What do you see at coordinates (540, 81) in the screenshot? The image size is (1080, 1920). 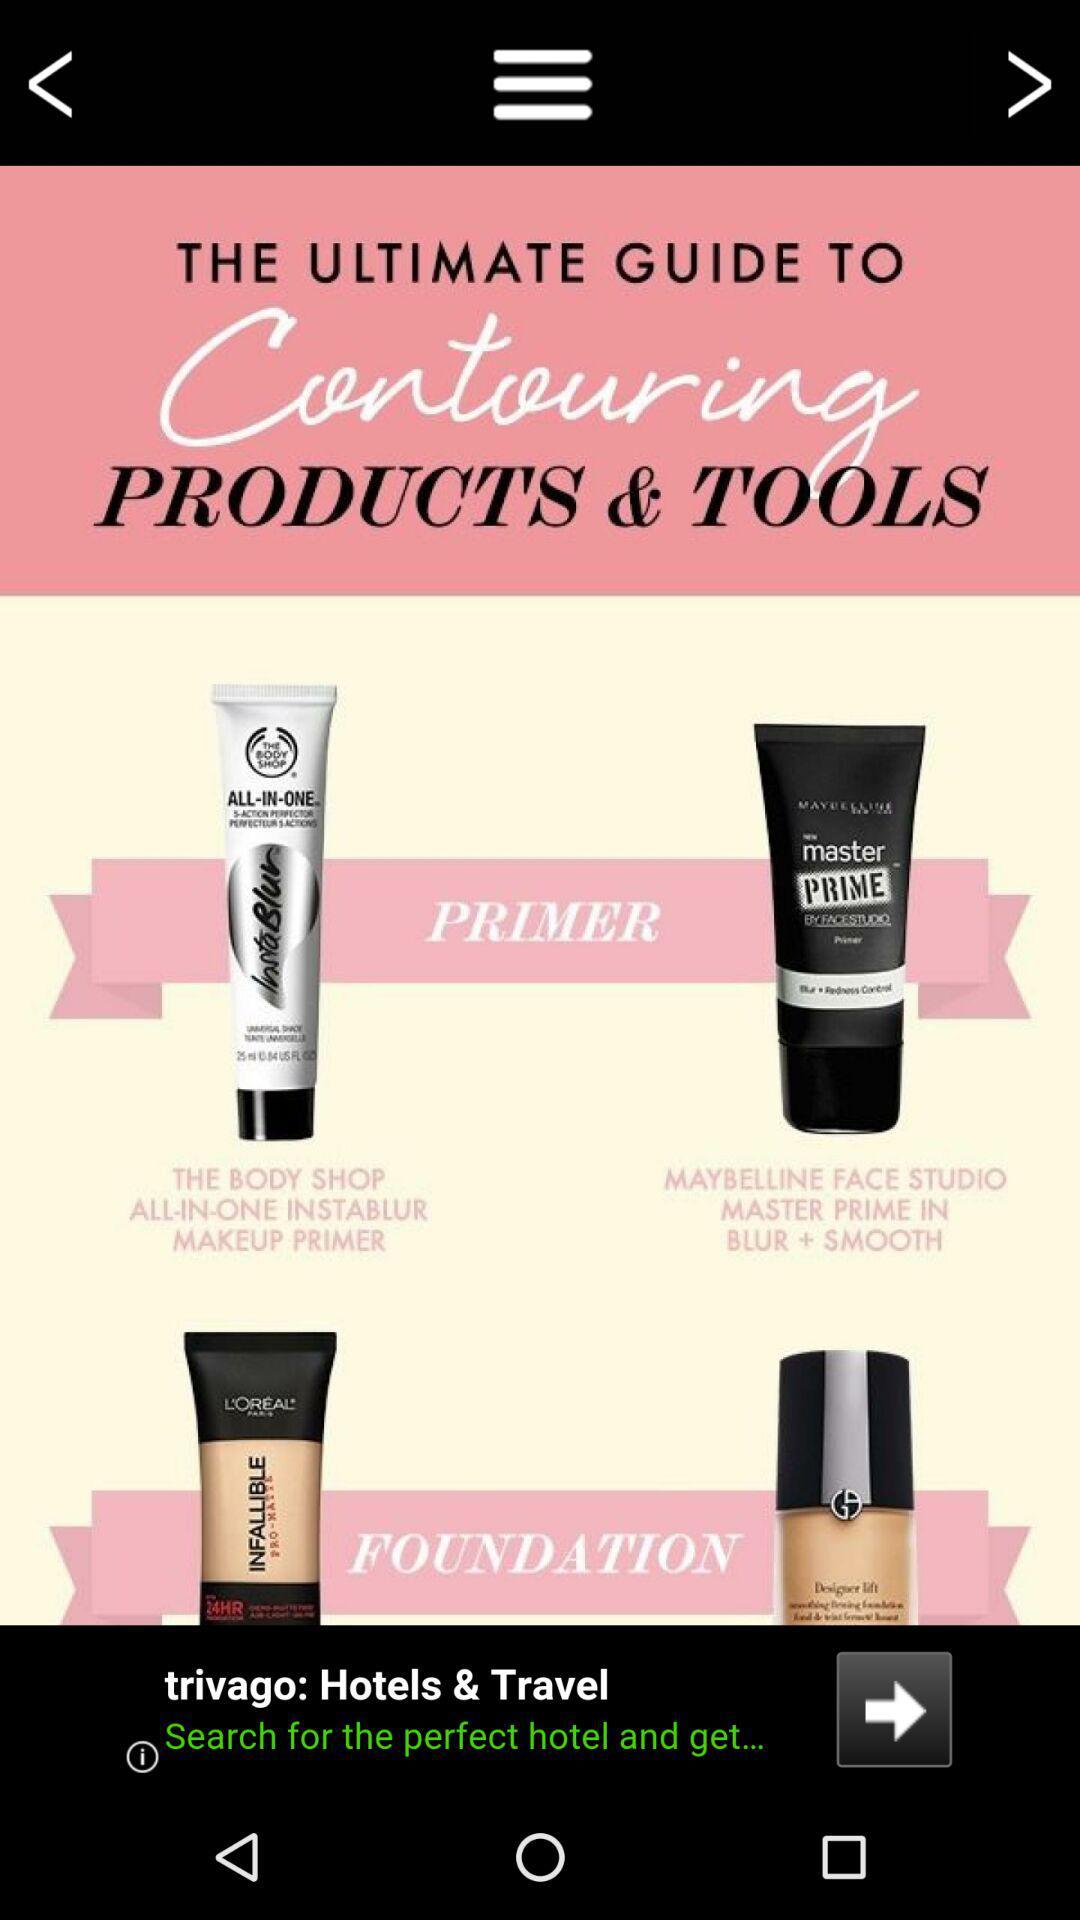 I see `open app menu` at bounding box center [540, 81].